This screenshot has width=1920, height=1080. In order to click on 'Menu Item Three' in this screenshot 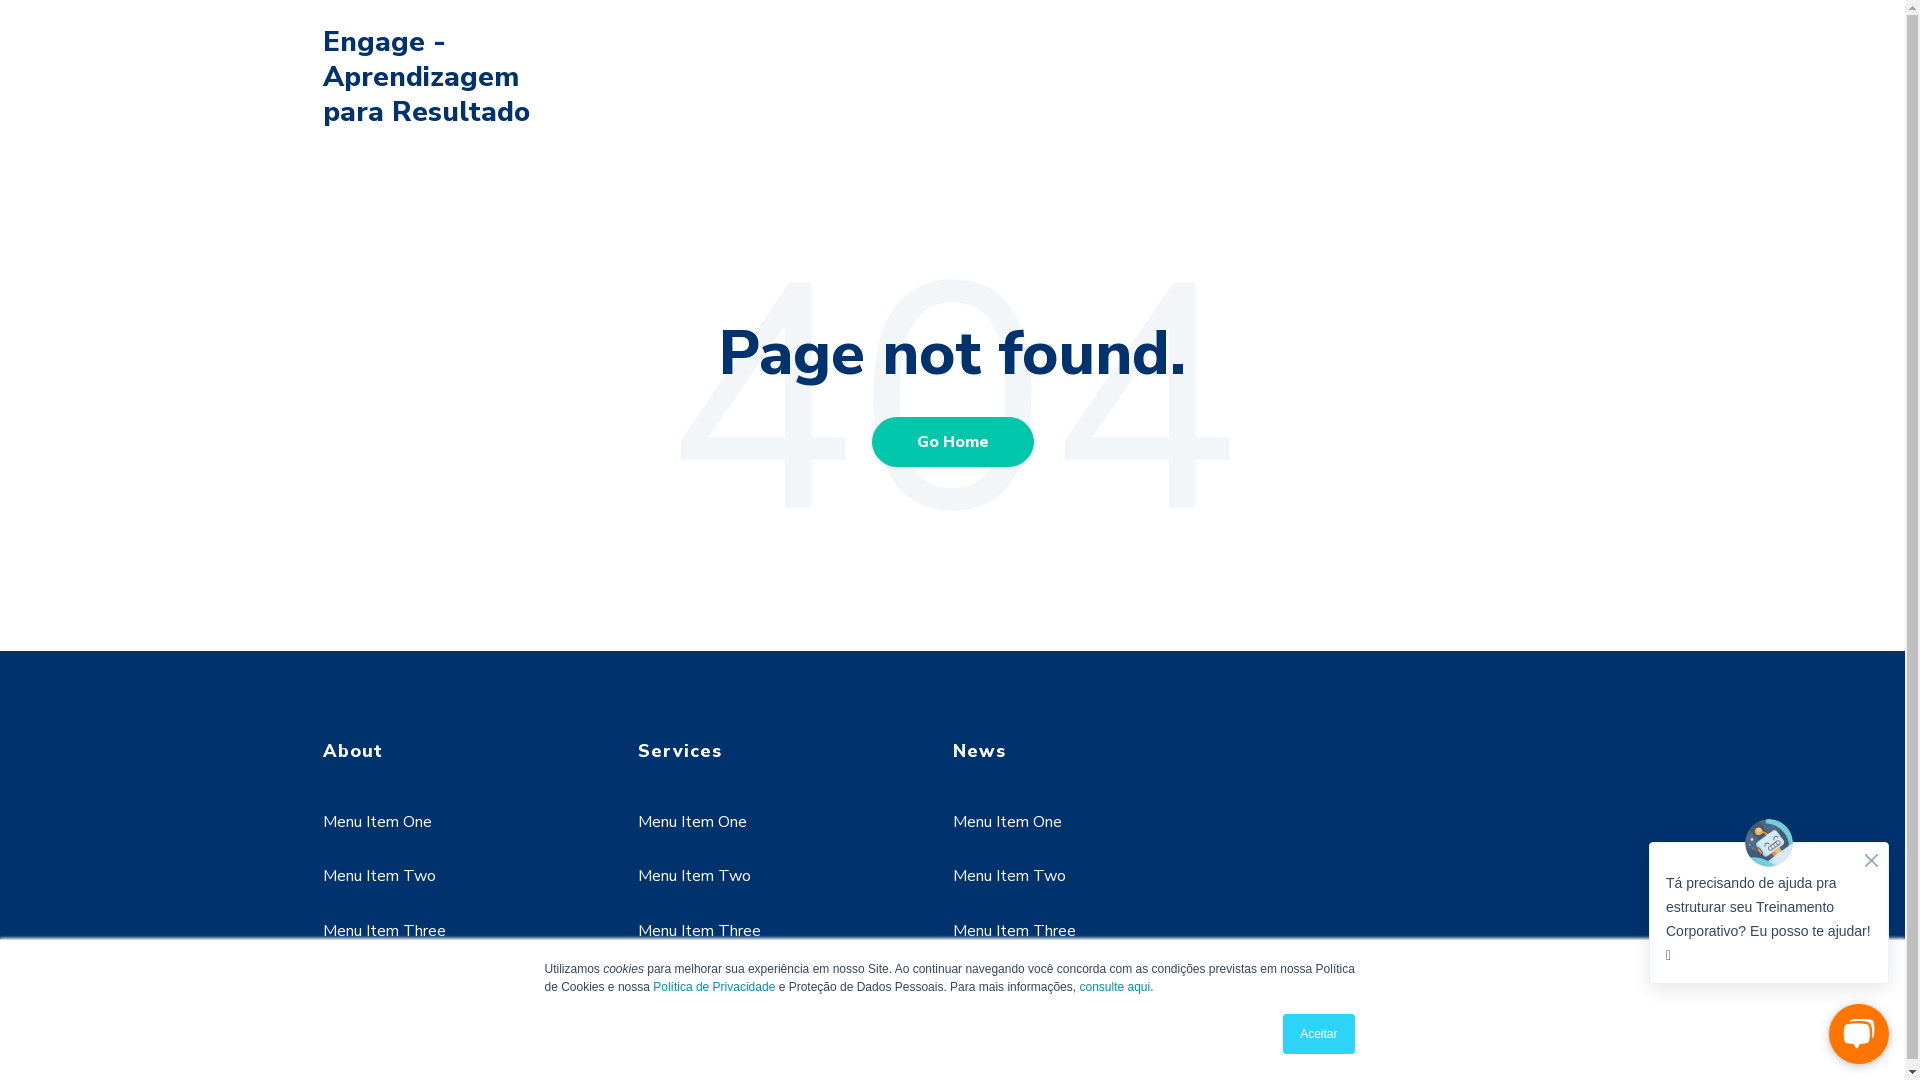, I will do `click(383, 930)`.